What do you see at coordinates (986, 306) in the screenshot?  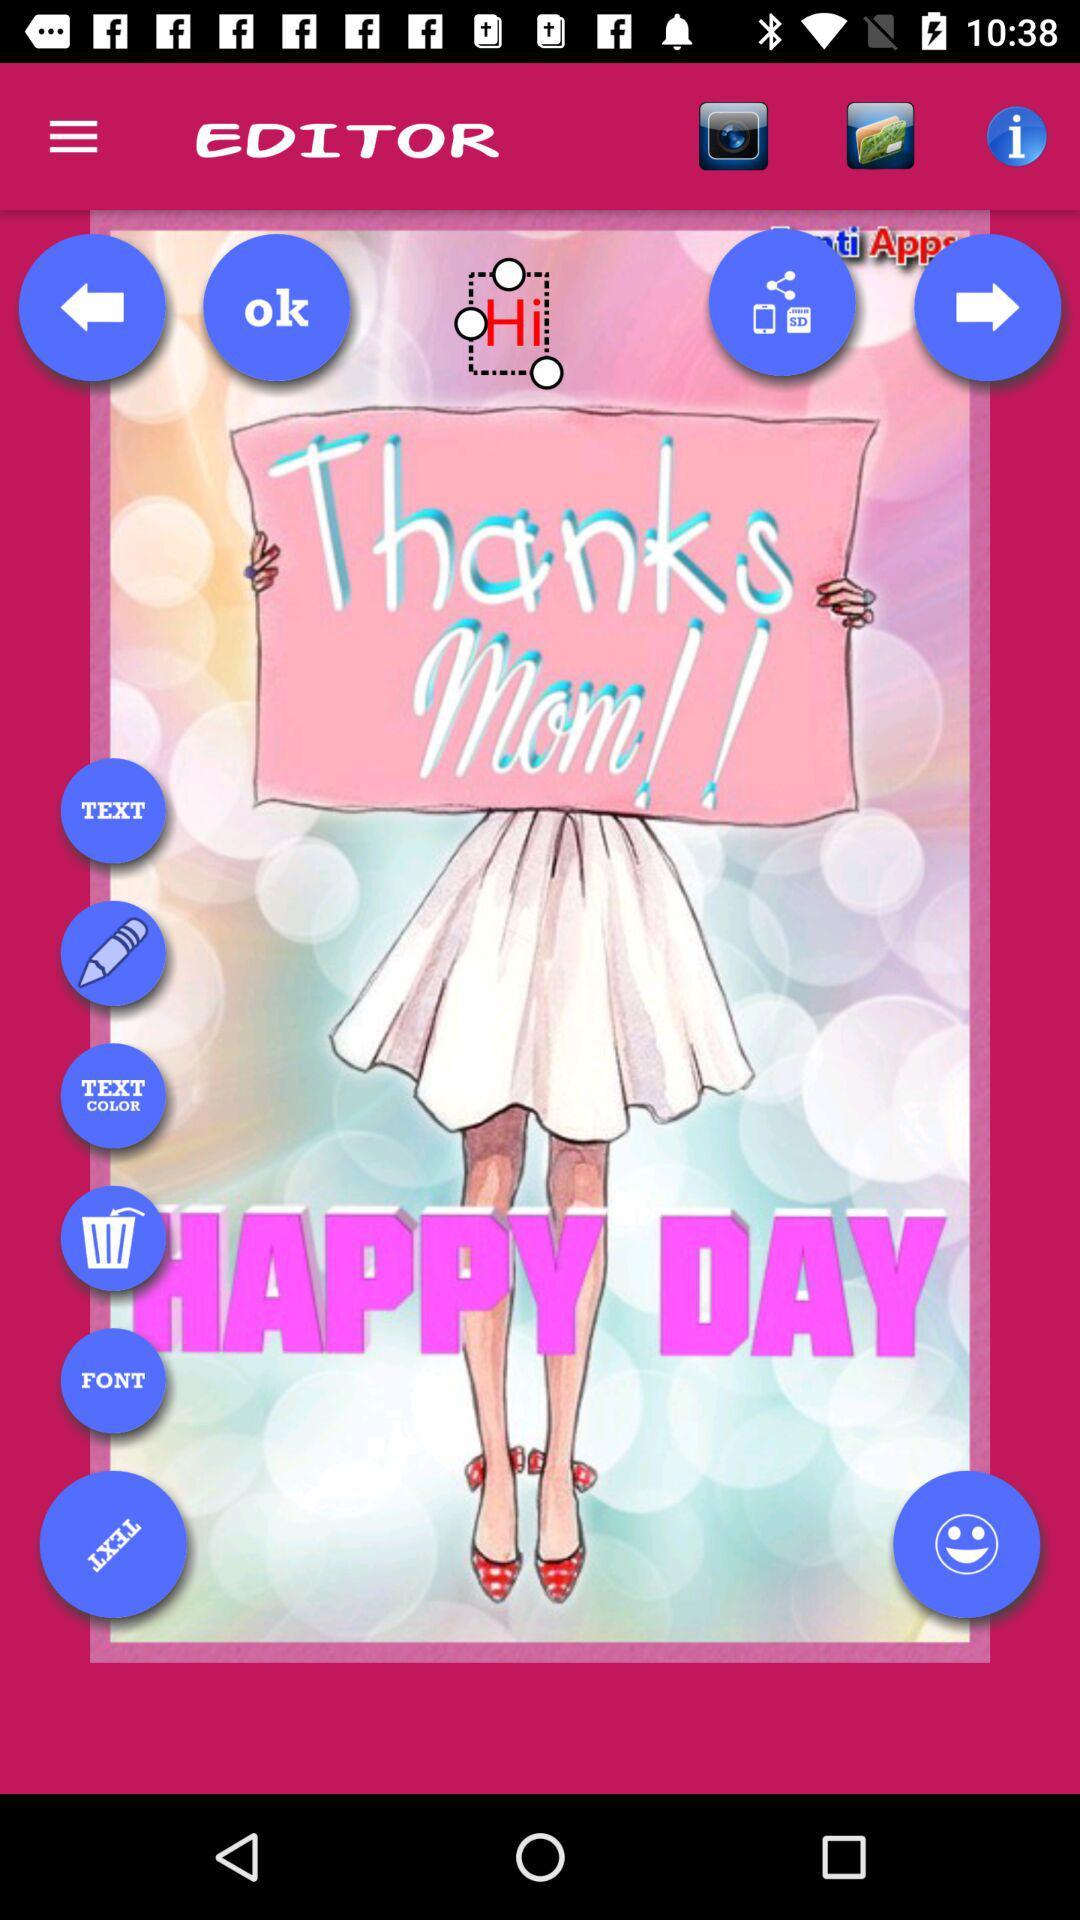 I see `next template` at bounding box center [986, 306].